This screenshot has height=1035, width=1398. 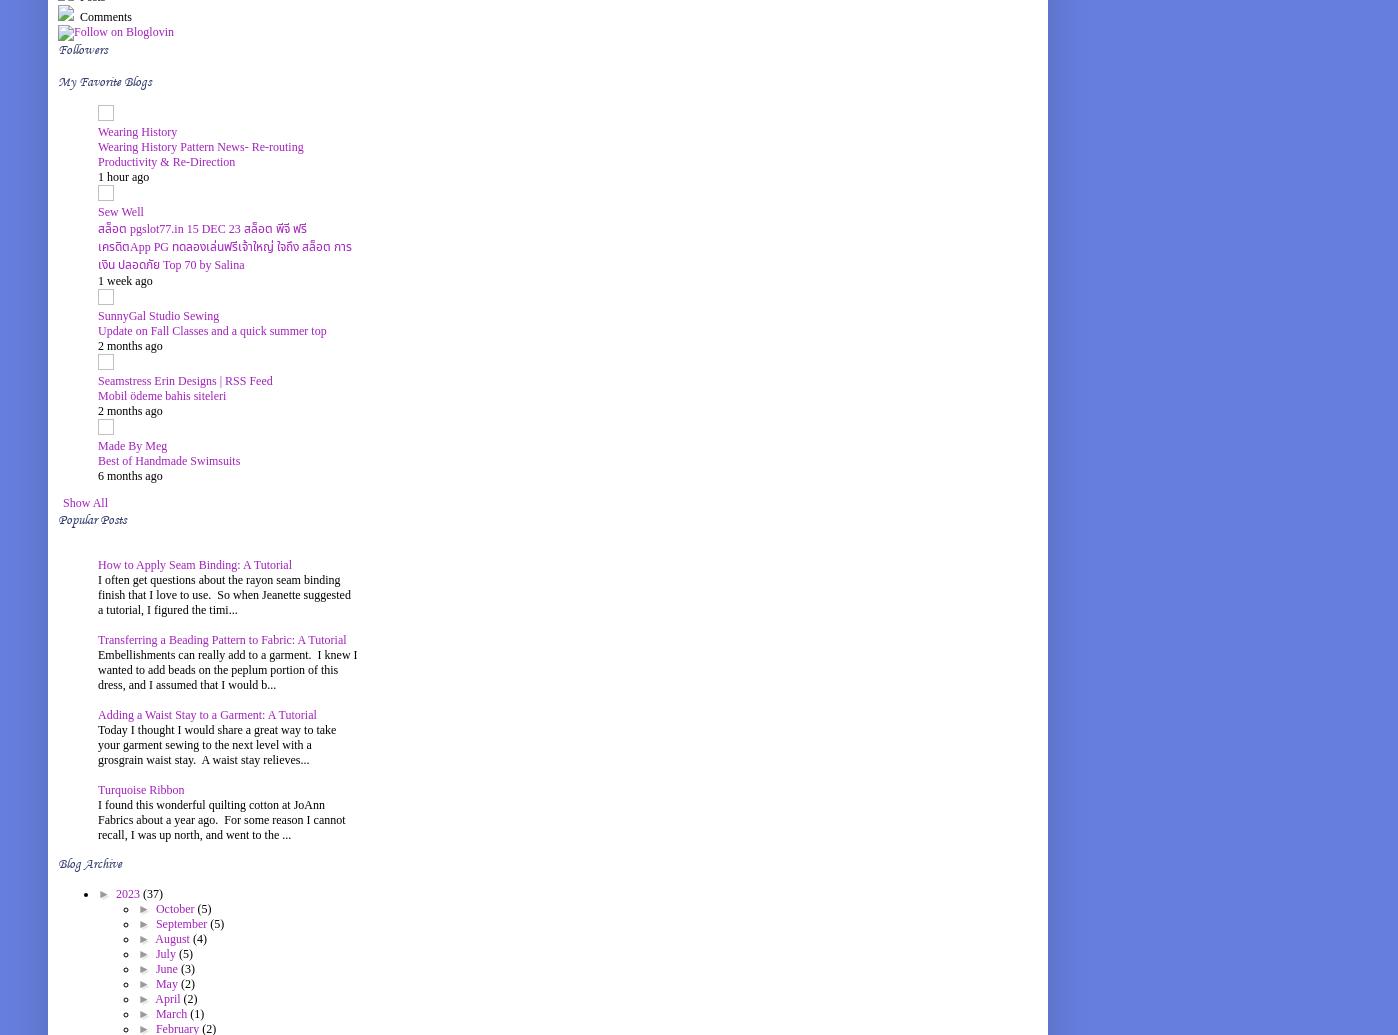 I want to click on 'My Favorite Blogs', so click(x=104, y=81).